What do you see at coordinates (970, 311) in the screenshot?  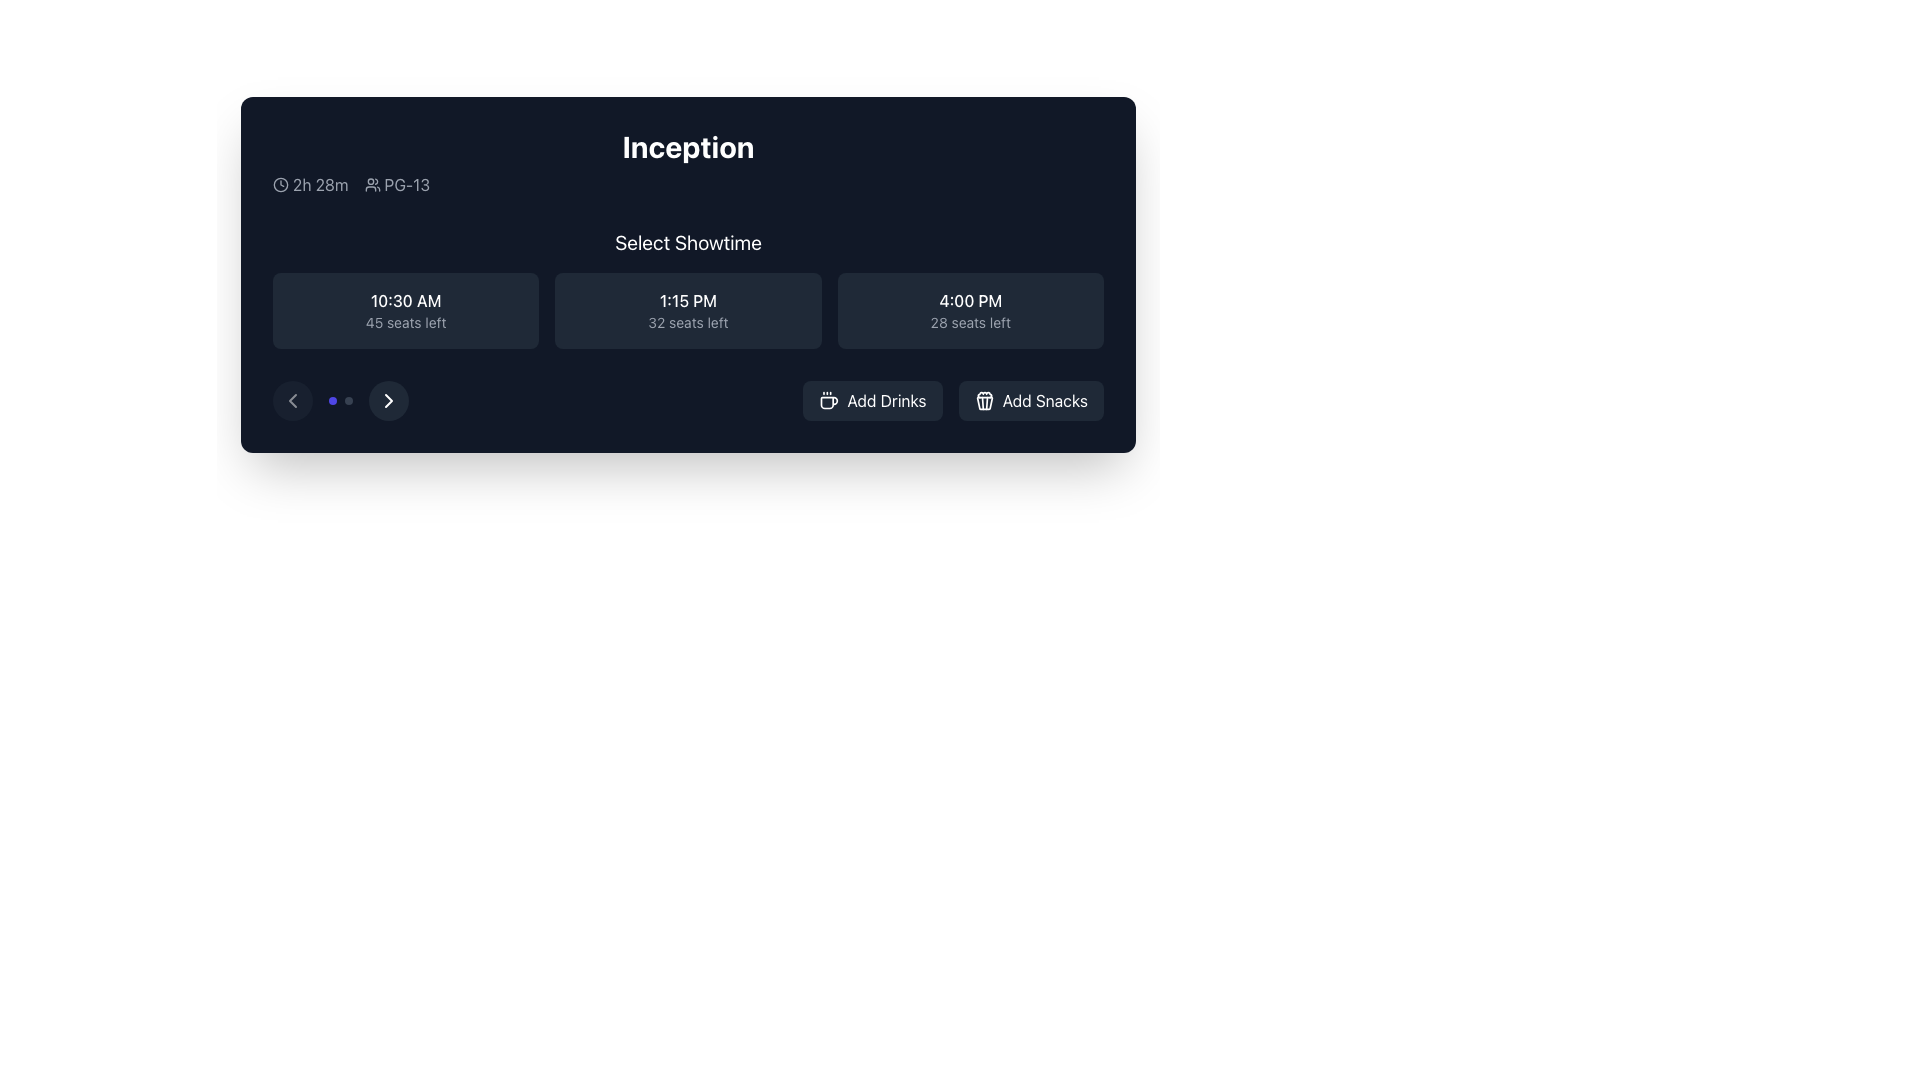 I see `the third interactive card in the grid layout under the 'Select Showtime' heading` at bounding box center [970, 311].